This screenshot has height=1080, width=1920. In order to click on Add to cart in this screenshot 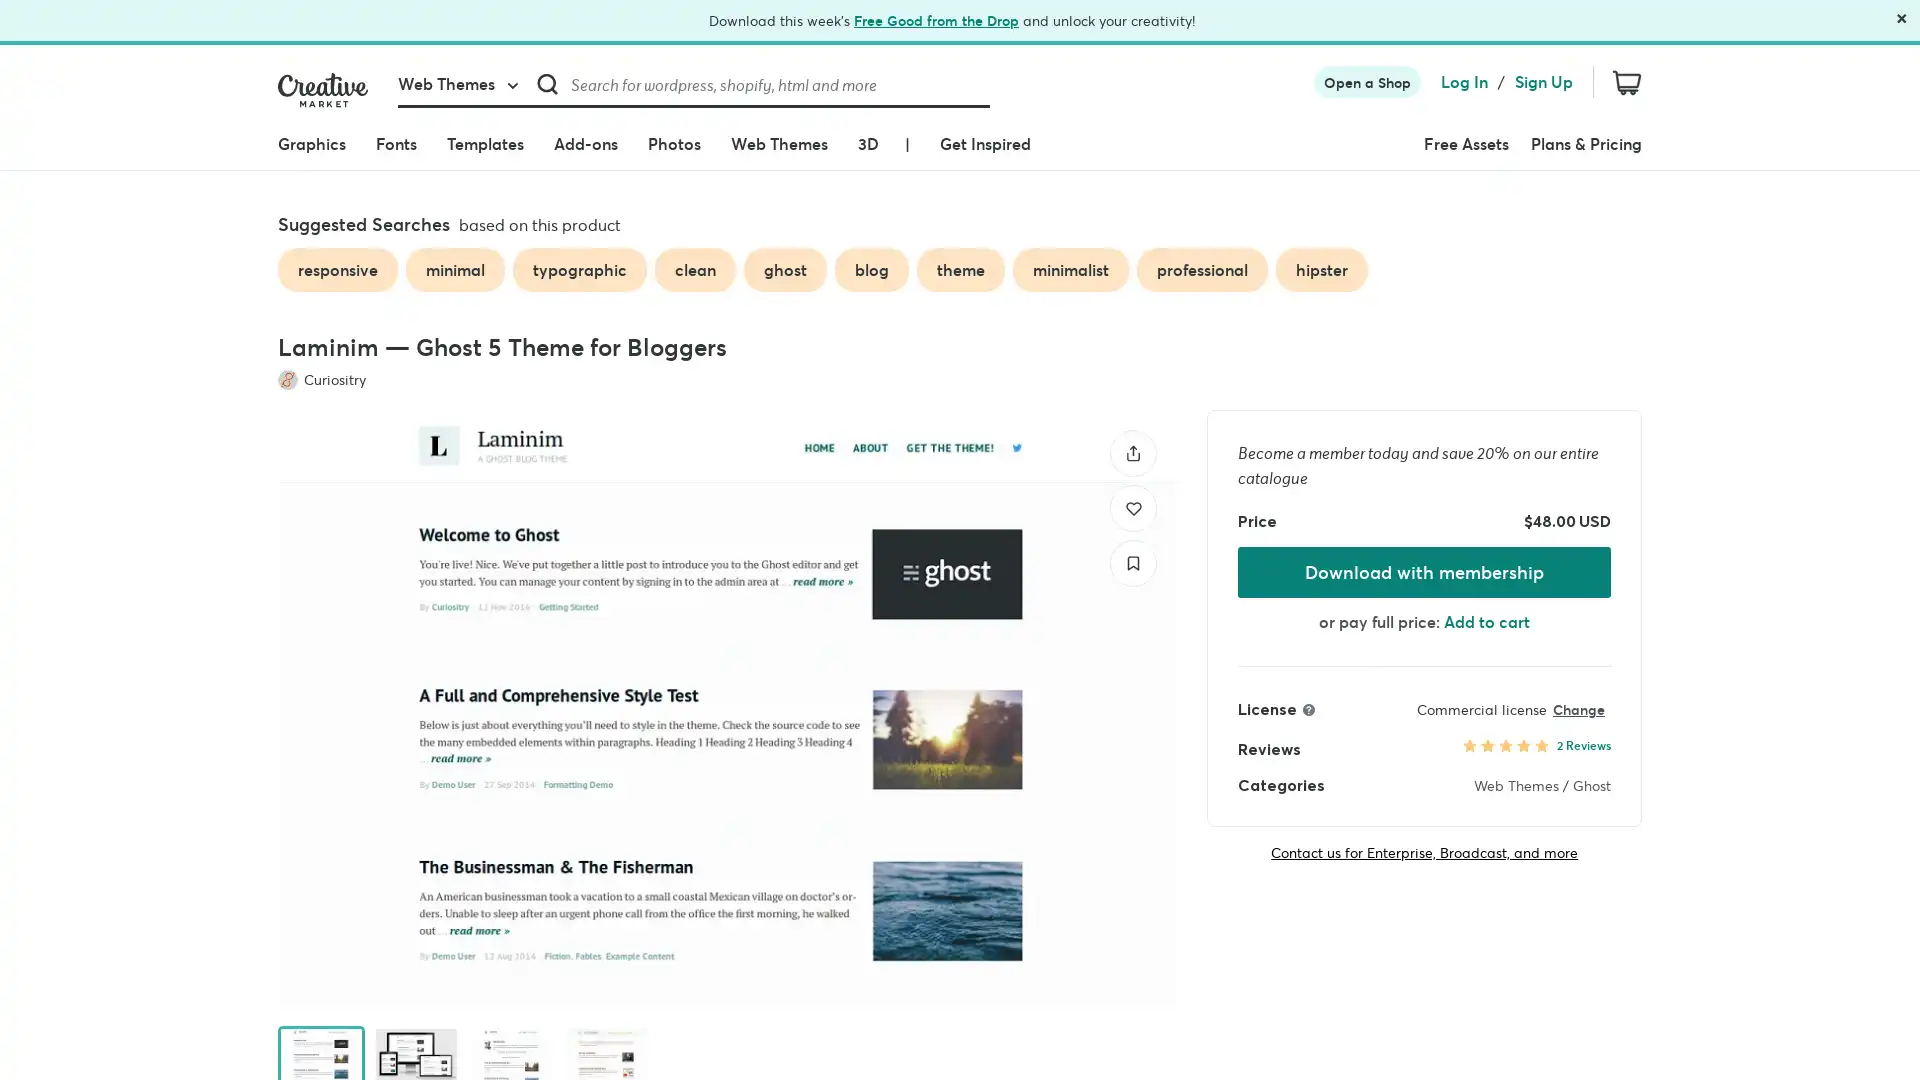, I will do `click(1487, 620)`.